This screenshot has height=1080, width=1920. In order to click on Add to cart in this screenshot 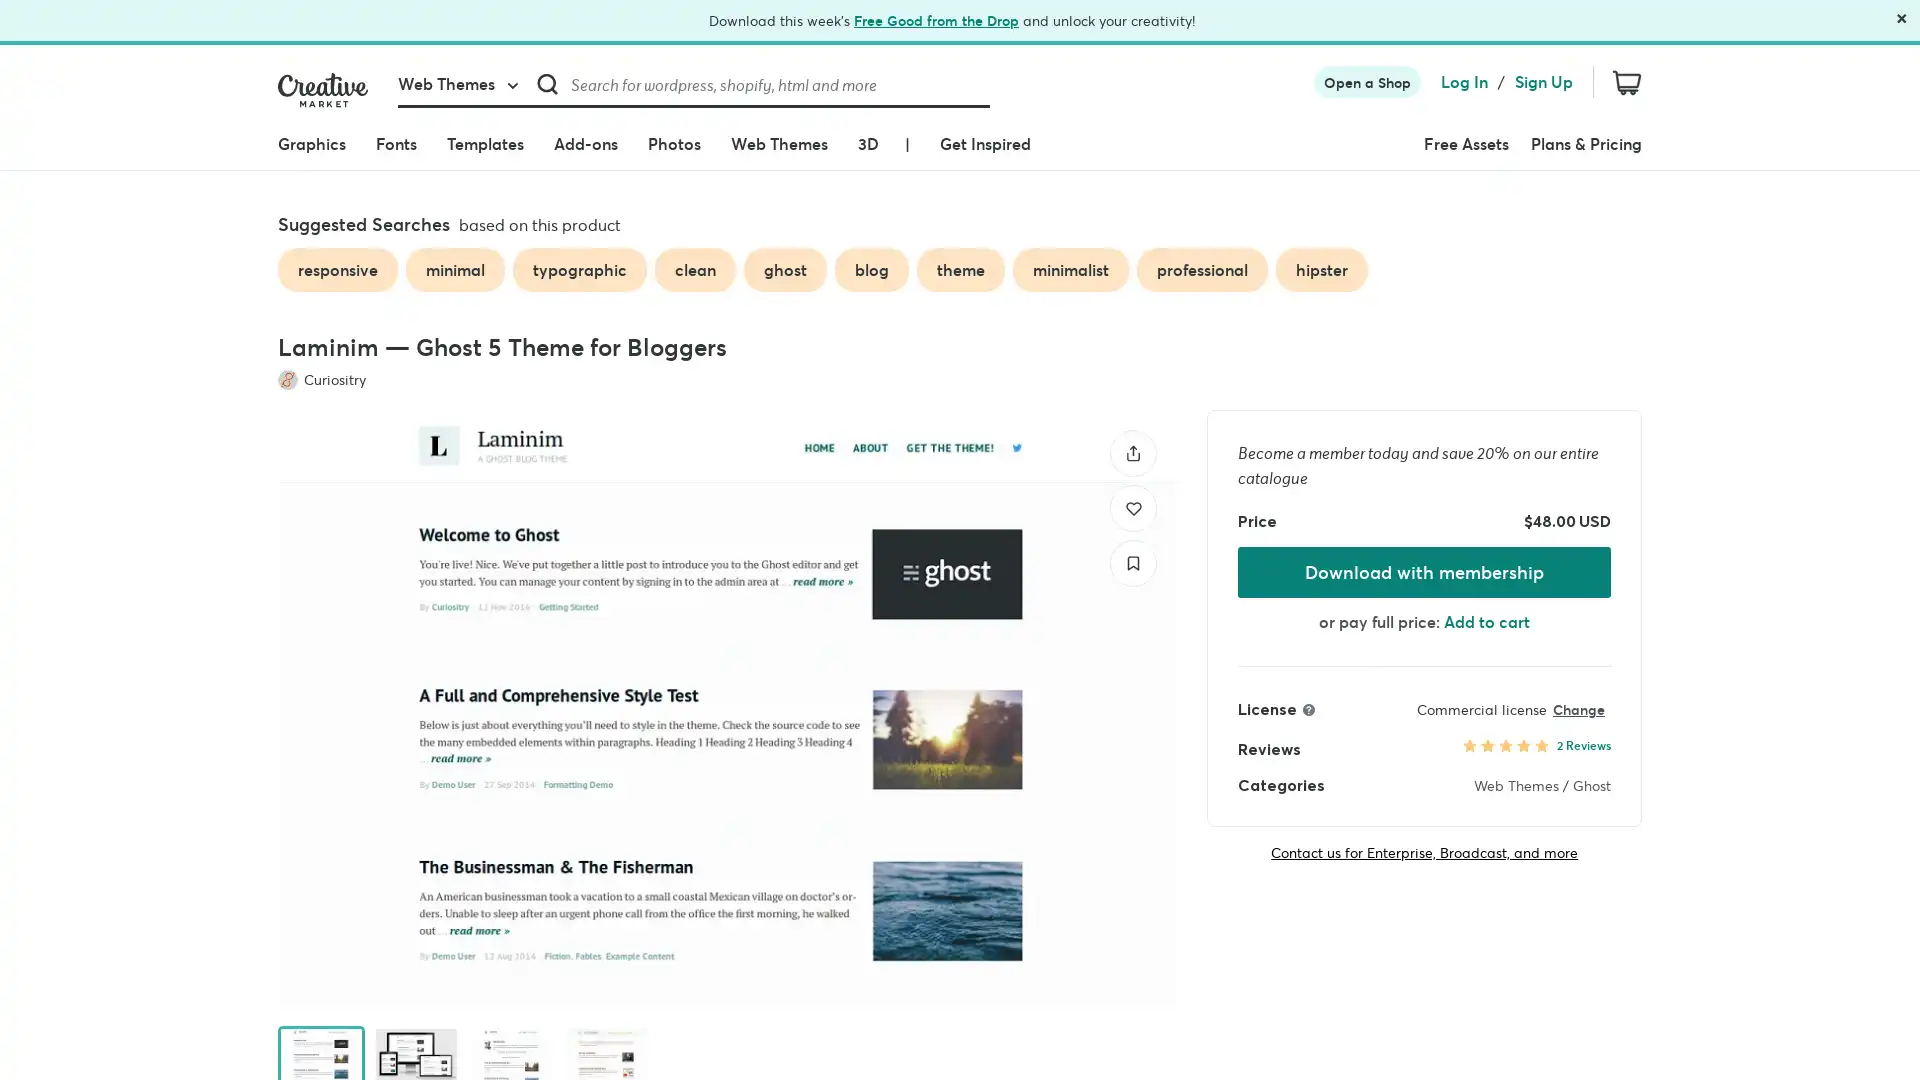, I will do `click(1487, 620)`.